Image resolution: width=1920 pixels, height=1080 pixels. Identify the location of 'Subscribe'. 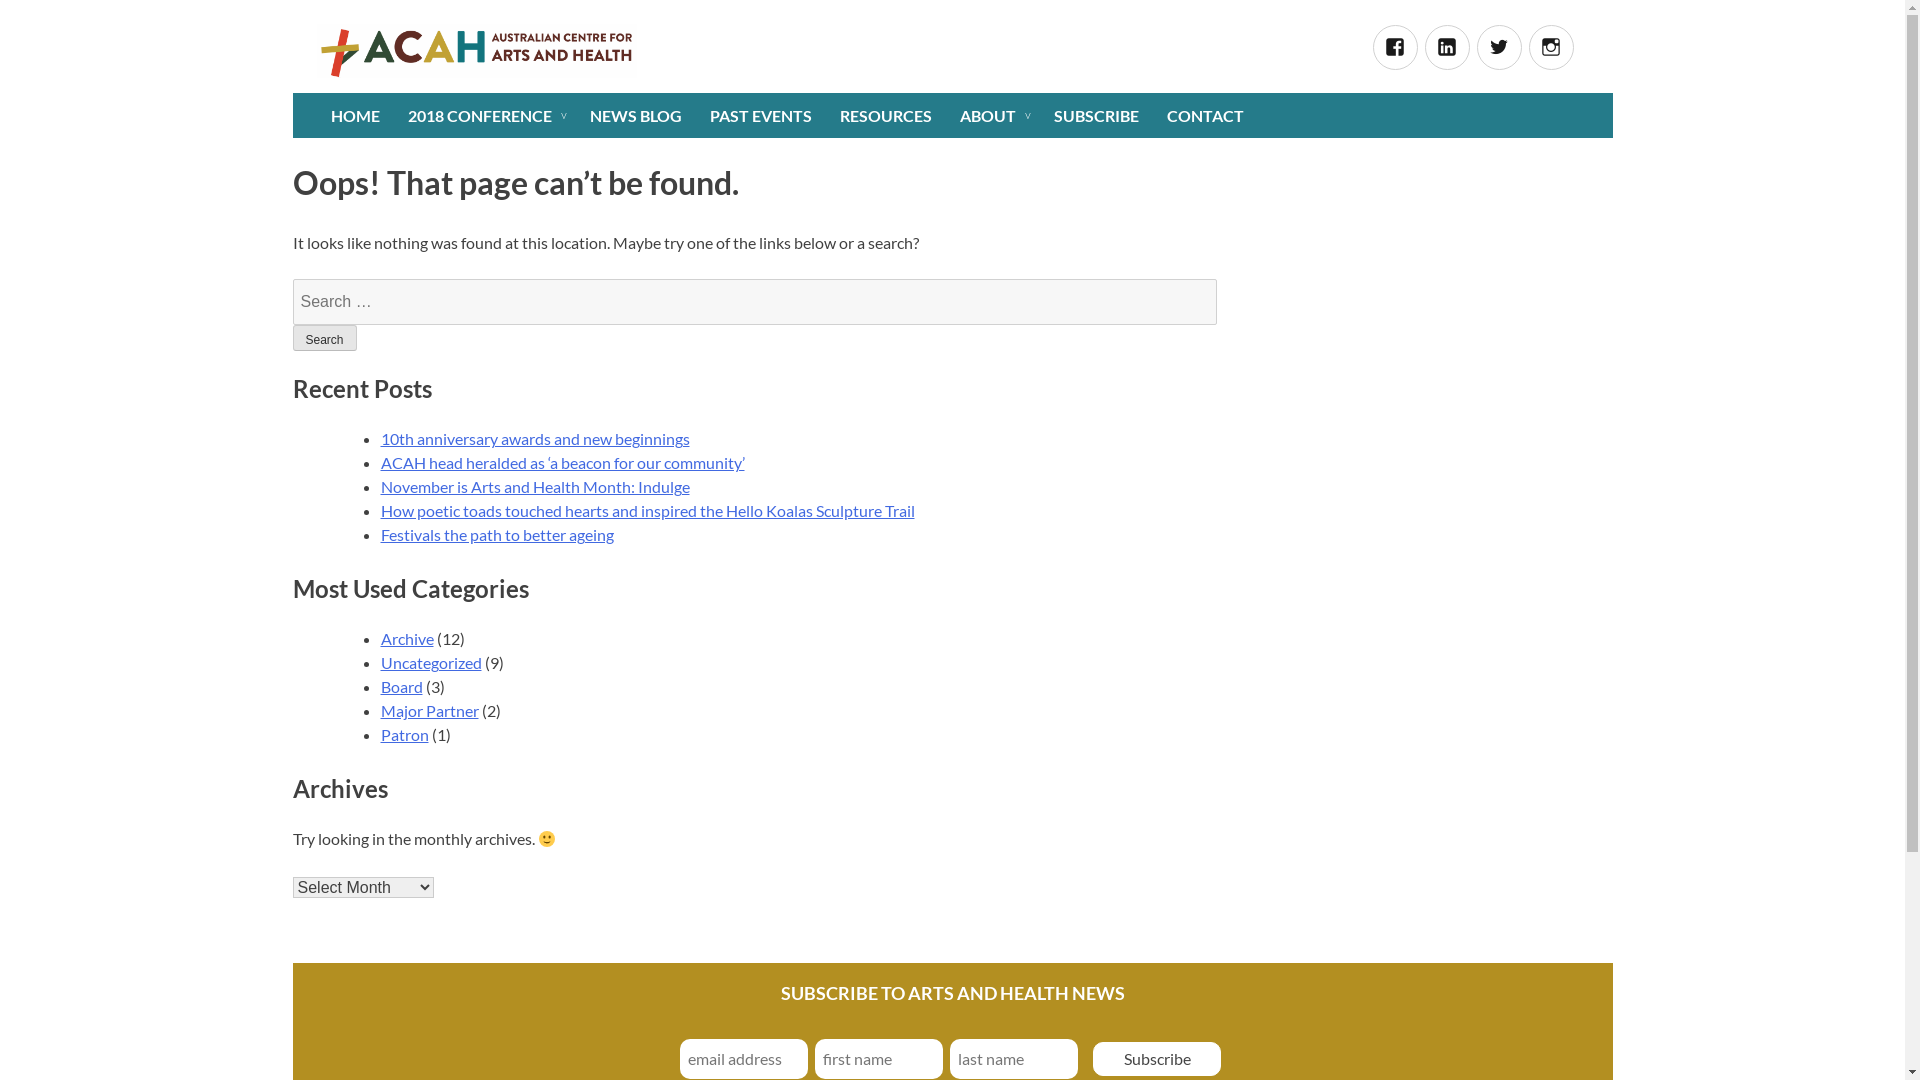
(1156, 1058).